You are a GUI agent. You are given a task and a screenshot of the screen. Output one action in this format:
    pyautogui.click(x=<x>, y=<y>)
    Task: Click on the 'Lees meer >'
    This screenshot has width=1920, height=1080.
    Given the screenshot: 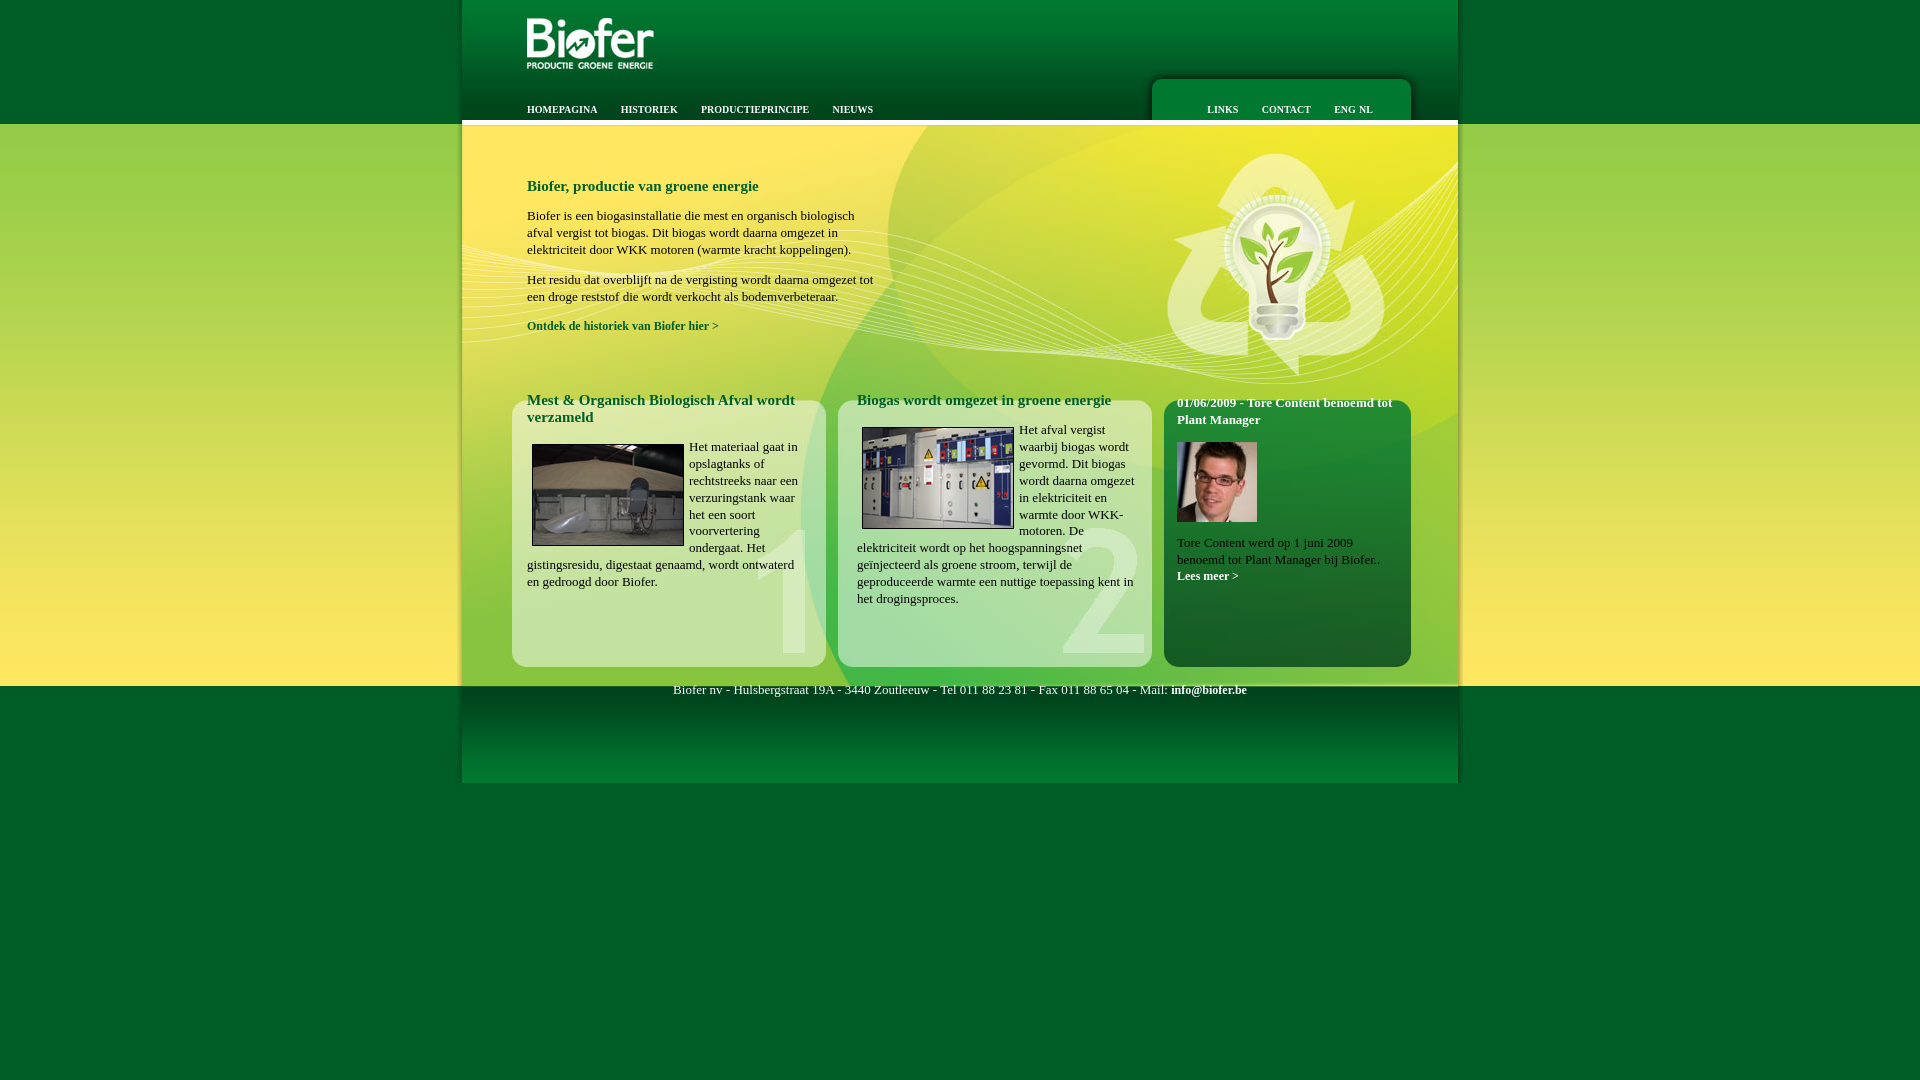 What is the action you would take?
    pyautogui.click(x=1176, y=575)
    